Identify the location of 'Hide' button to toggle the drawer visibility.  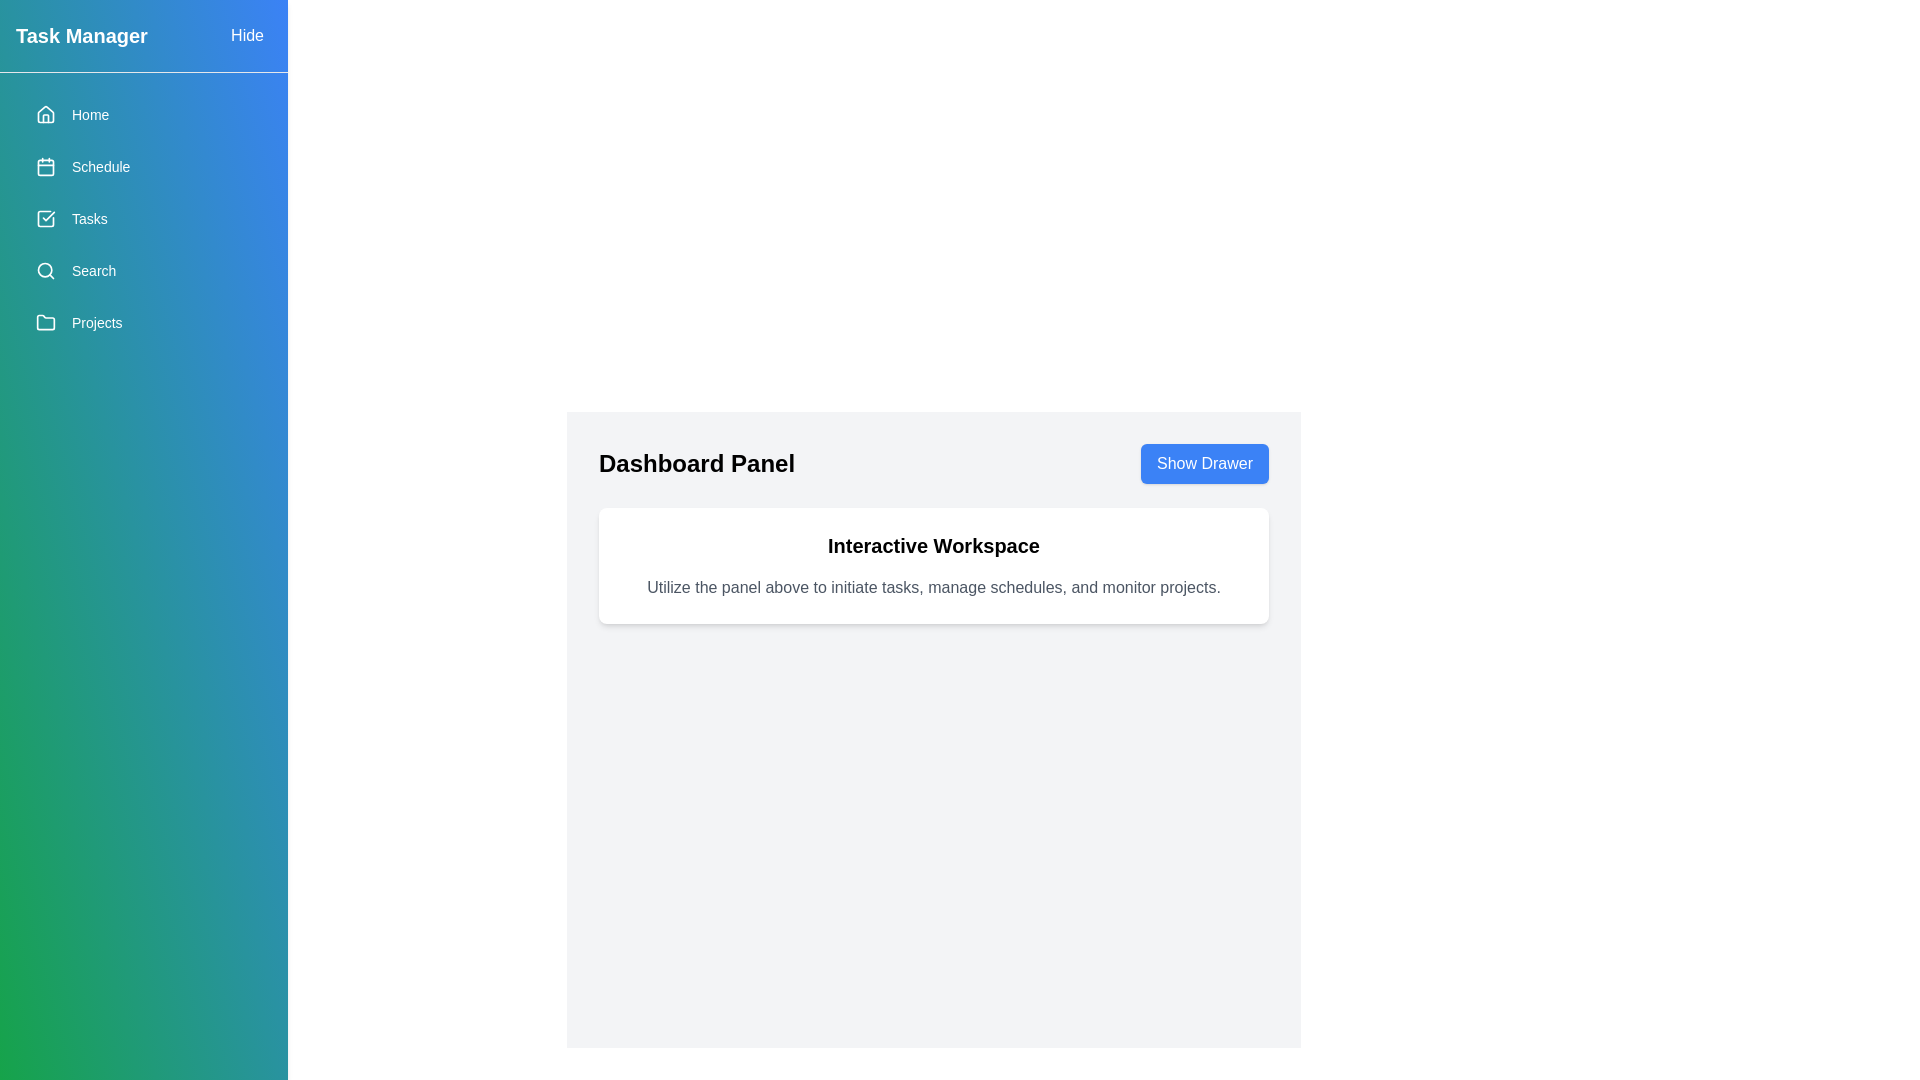
(246, 35).